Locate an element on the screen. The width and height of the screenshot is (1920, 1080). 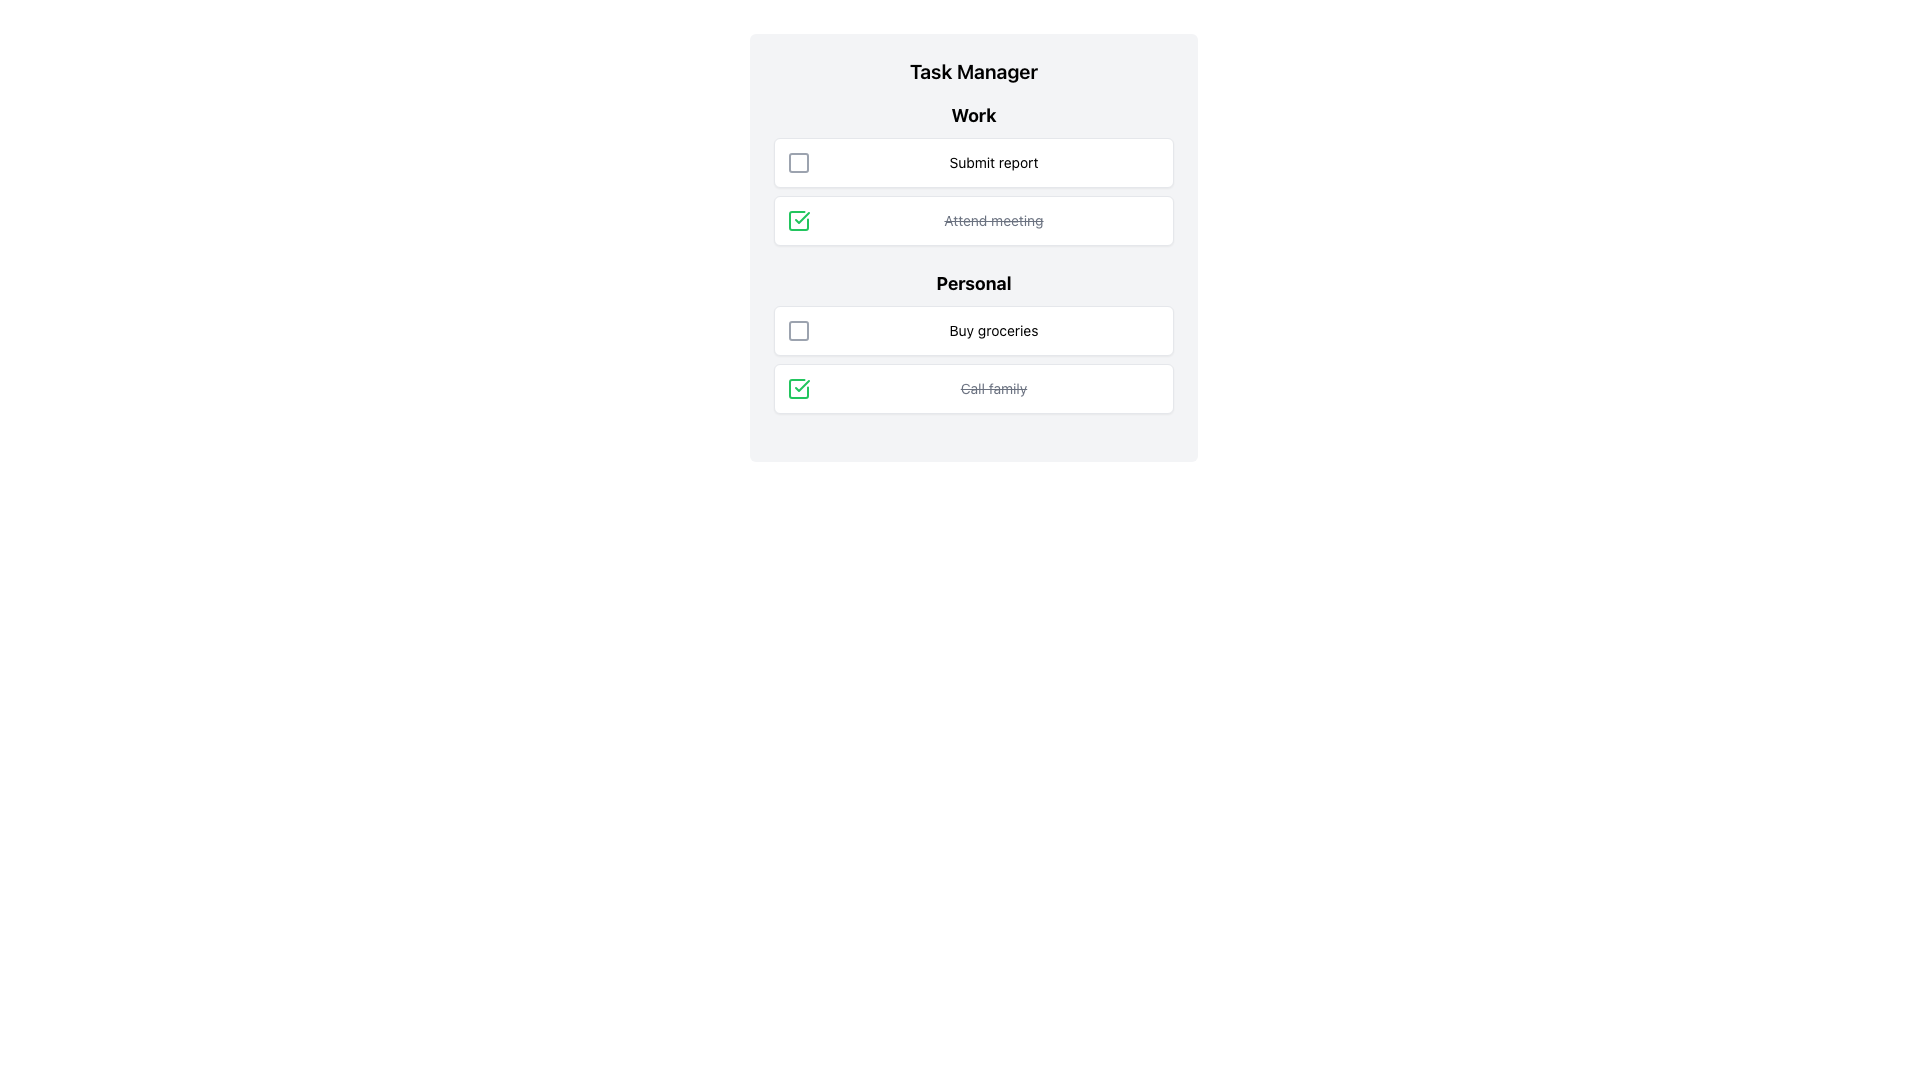
the unchecked checkbox with a red border aligned with the 'Submit report' text in the 'Work' category is located at coordinates (797, 161).